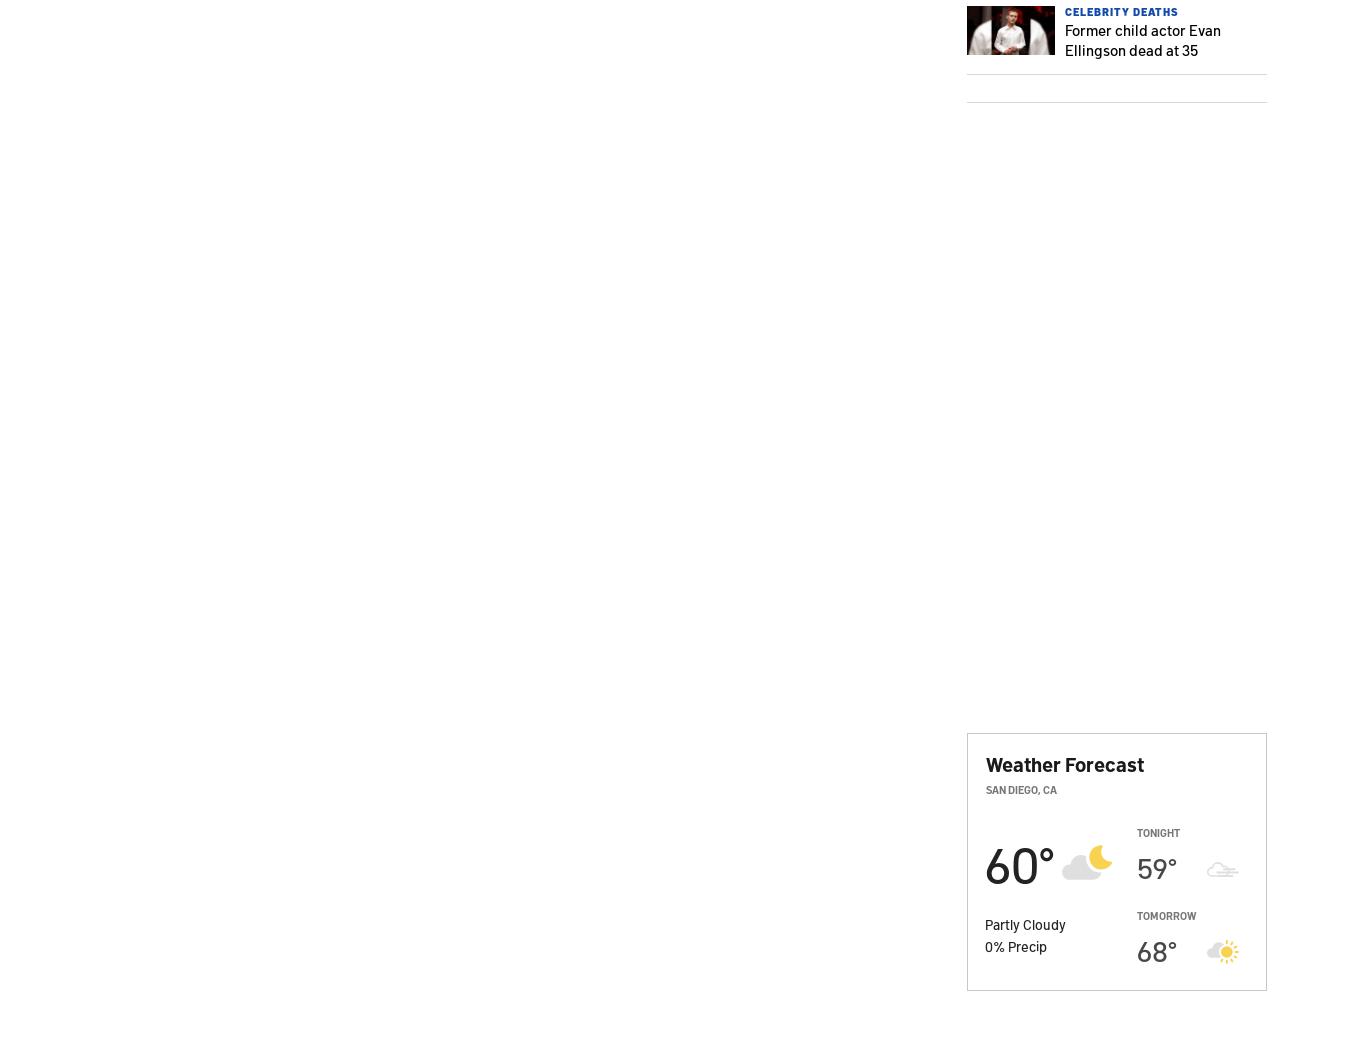 The width and height of the screenshot is (1350, 1040). Describe the element at coordinates (1121, 9) in the screenshot. I see `'celebrity deaths'` at that location.